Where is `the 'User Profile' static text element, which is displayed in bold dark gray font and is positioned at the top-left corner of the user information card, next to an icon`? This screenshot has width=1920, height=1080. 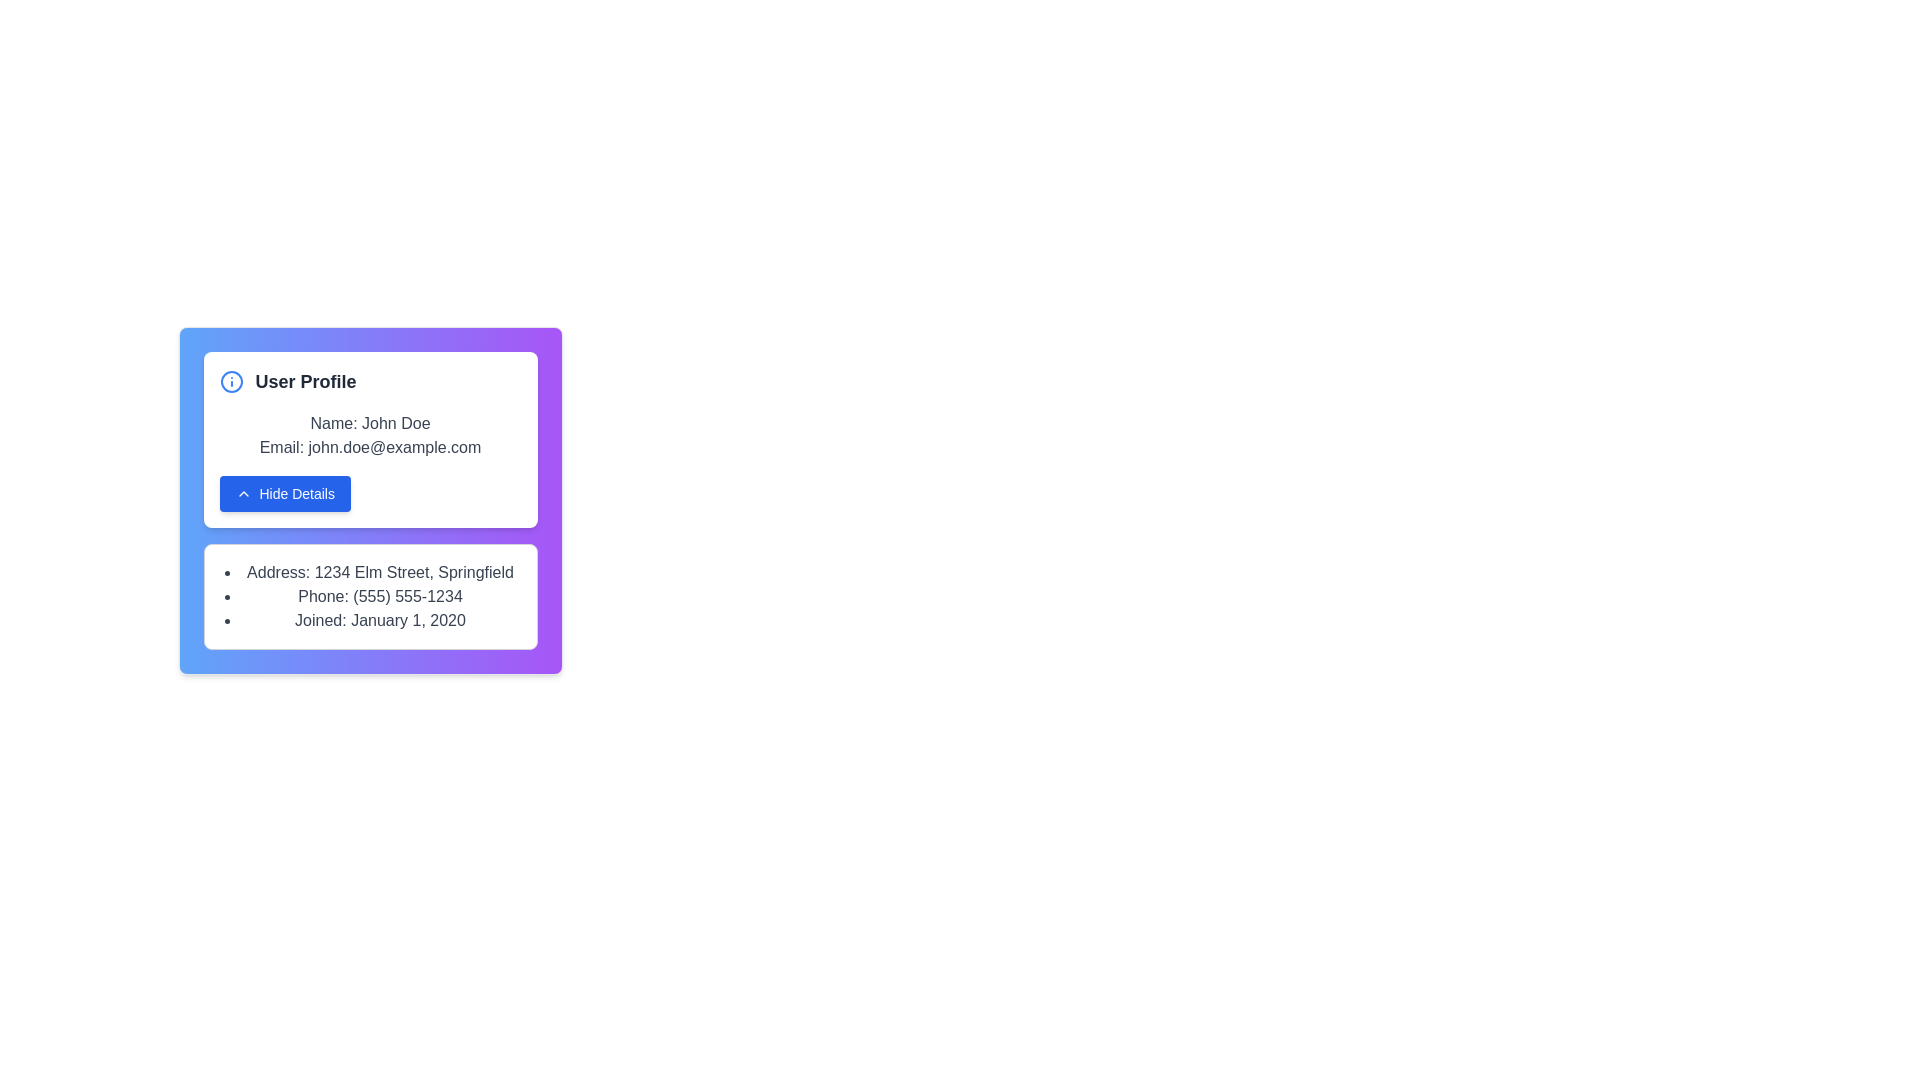
the 'User Profile' static text element, which is displayed in bold dark gray font and is positioned at the top-left corner of the user information card, next to an icon is located at coordinates (305, 381).